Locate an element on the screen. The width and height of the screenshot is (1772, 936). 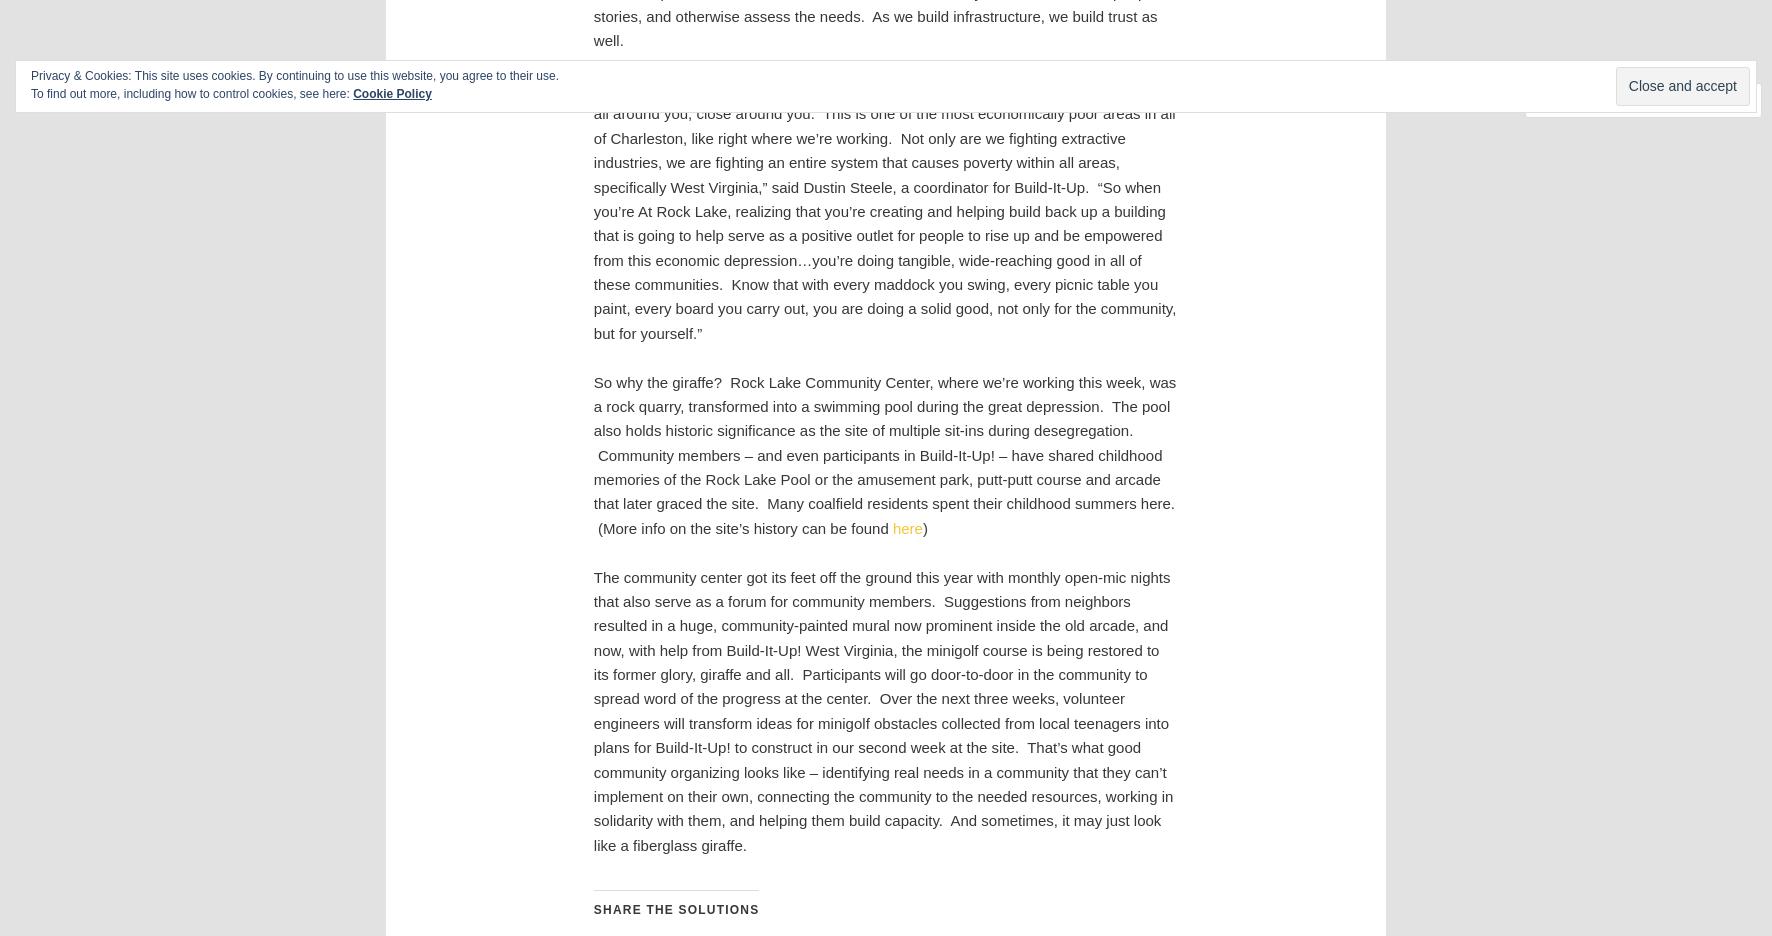
'Follow' is located at coordinates (1691, 99).